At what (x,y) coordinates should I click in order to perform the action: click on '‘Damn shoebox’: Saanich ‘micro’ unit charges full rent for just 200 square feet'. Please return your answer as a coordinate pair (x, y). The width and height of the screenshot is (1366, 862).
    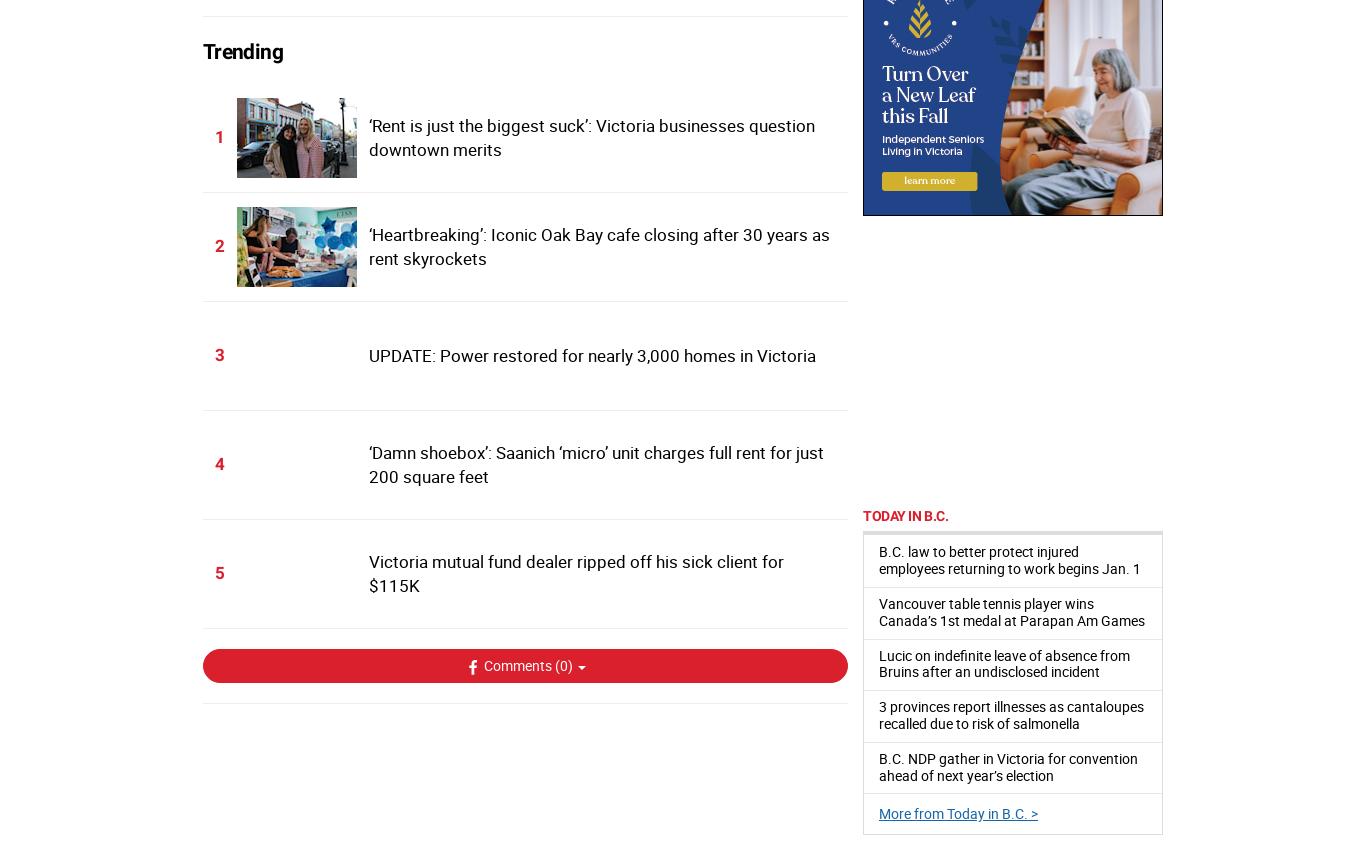
    Looking at the image, I should click on (367, 464).